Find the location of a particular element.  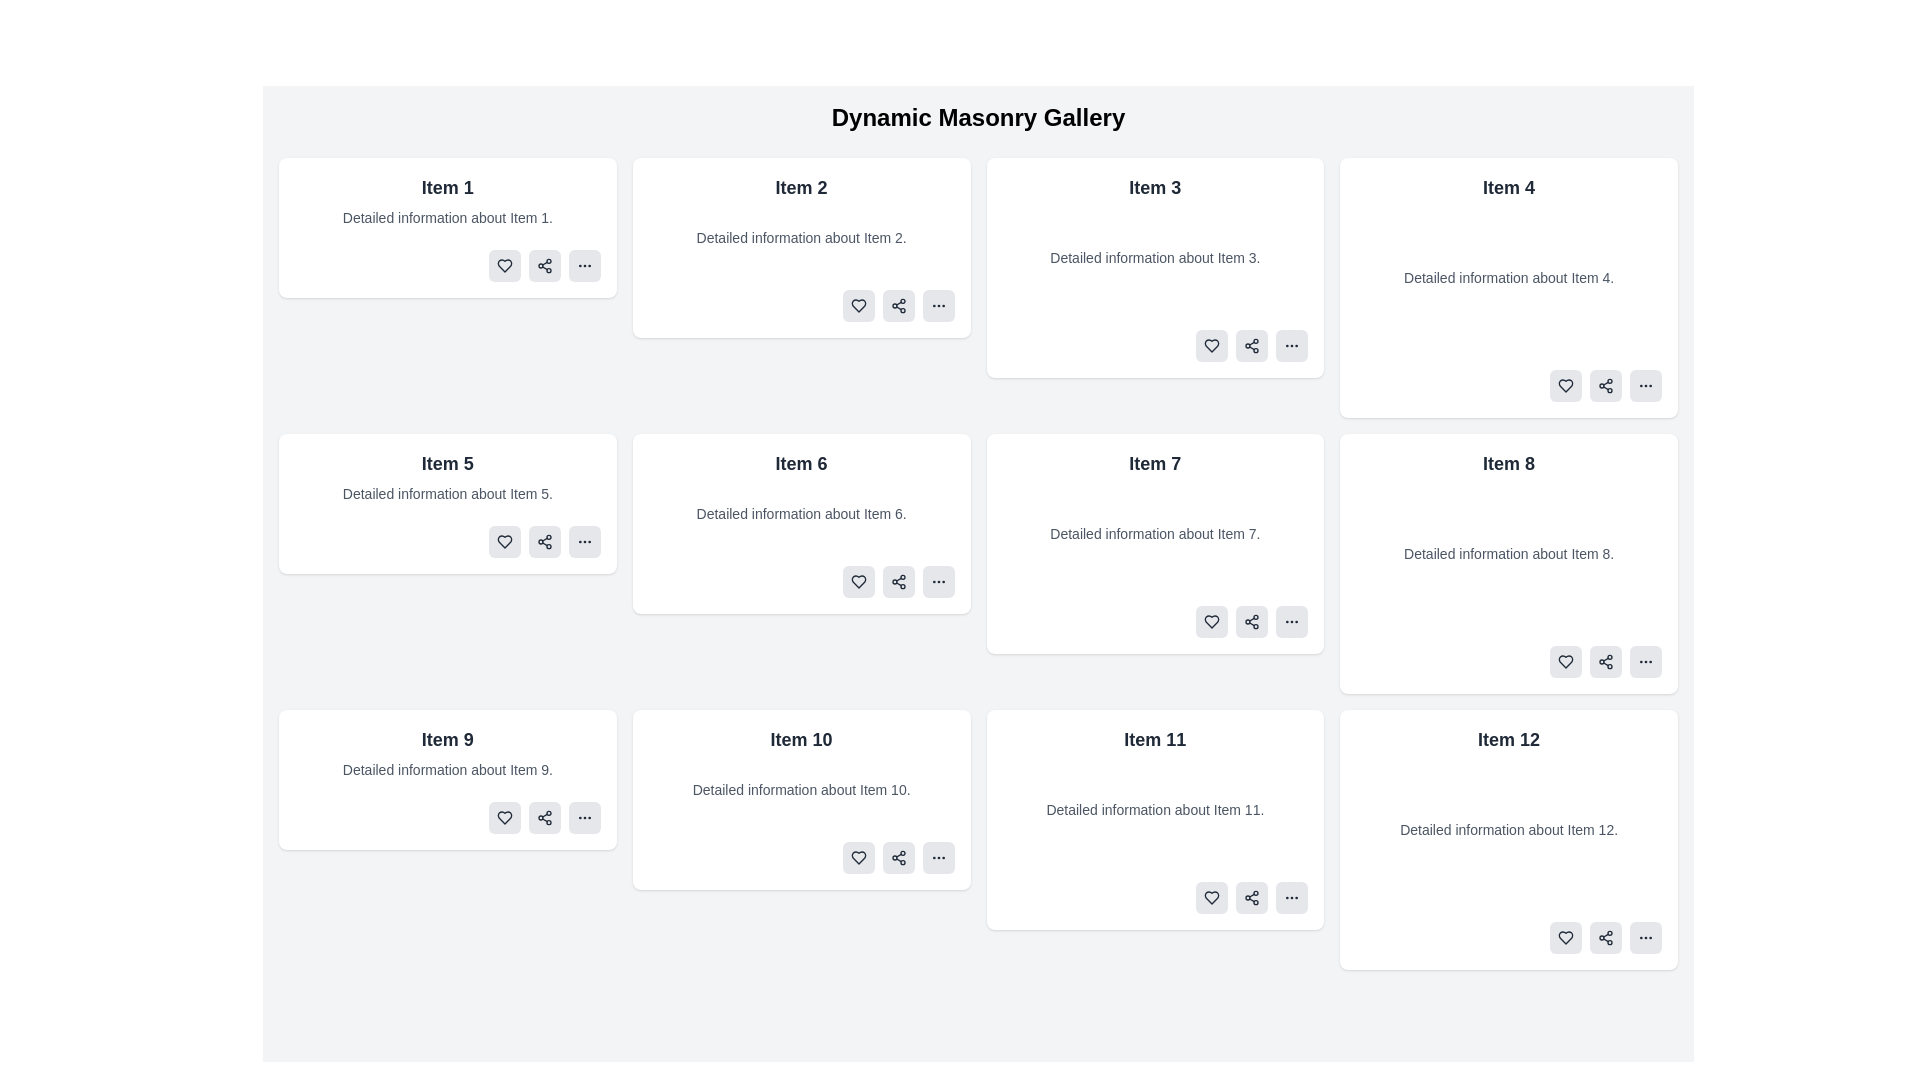

the leftmost button icon below the description of 'Item 9' is located at coordinates (504, 817).